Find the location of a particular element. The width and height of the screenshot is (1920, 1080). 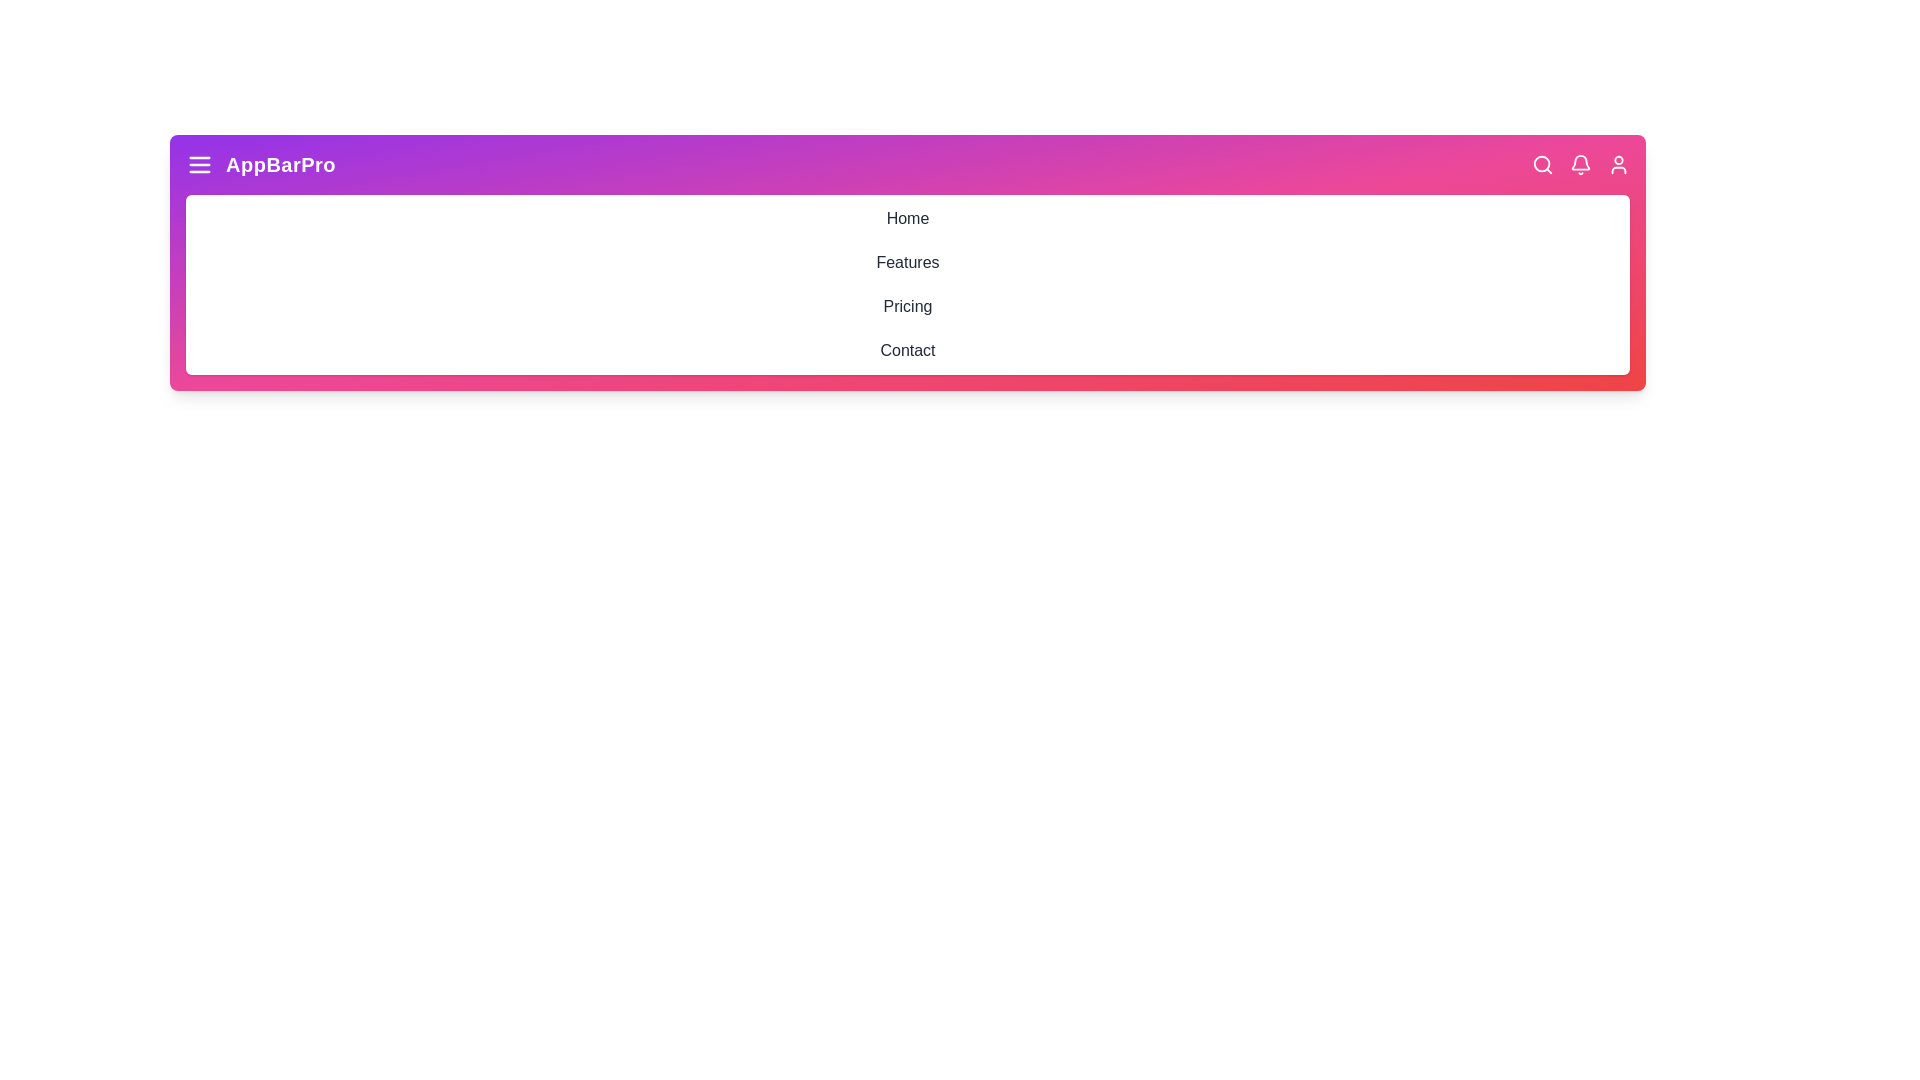

the user profile icon to open the user menu is located at coordinates (1618, 164).